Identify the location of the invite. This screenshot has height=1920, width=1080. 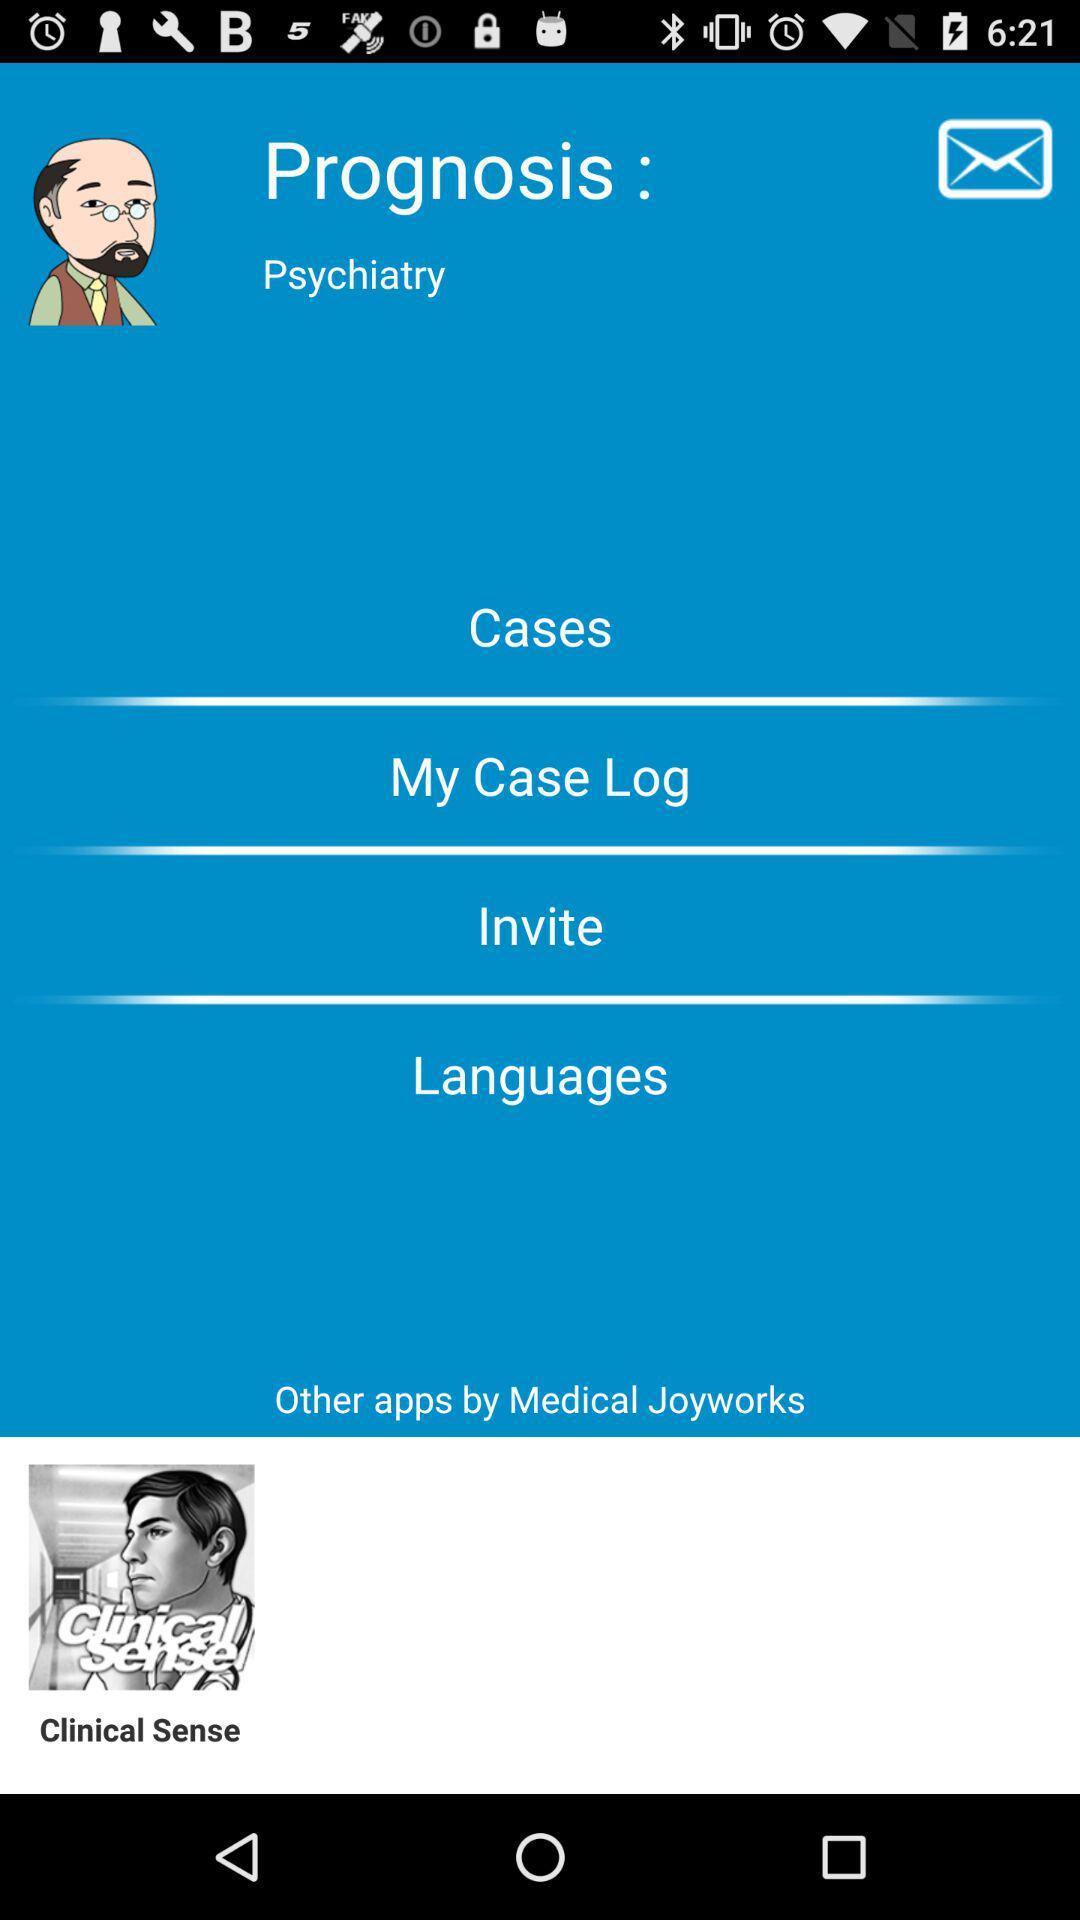
(540, 923).